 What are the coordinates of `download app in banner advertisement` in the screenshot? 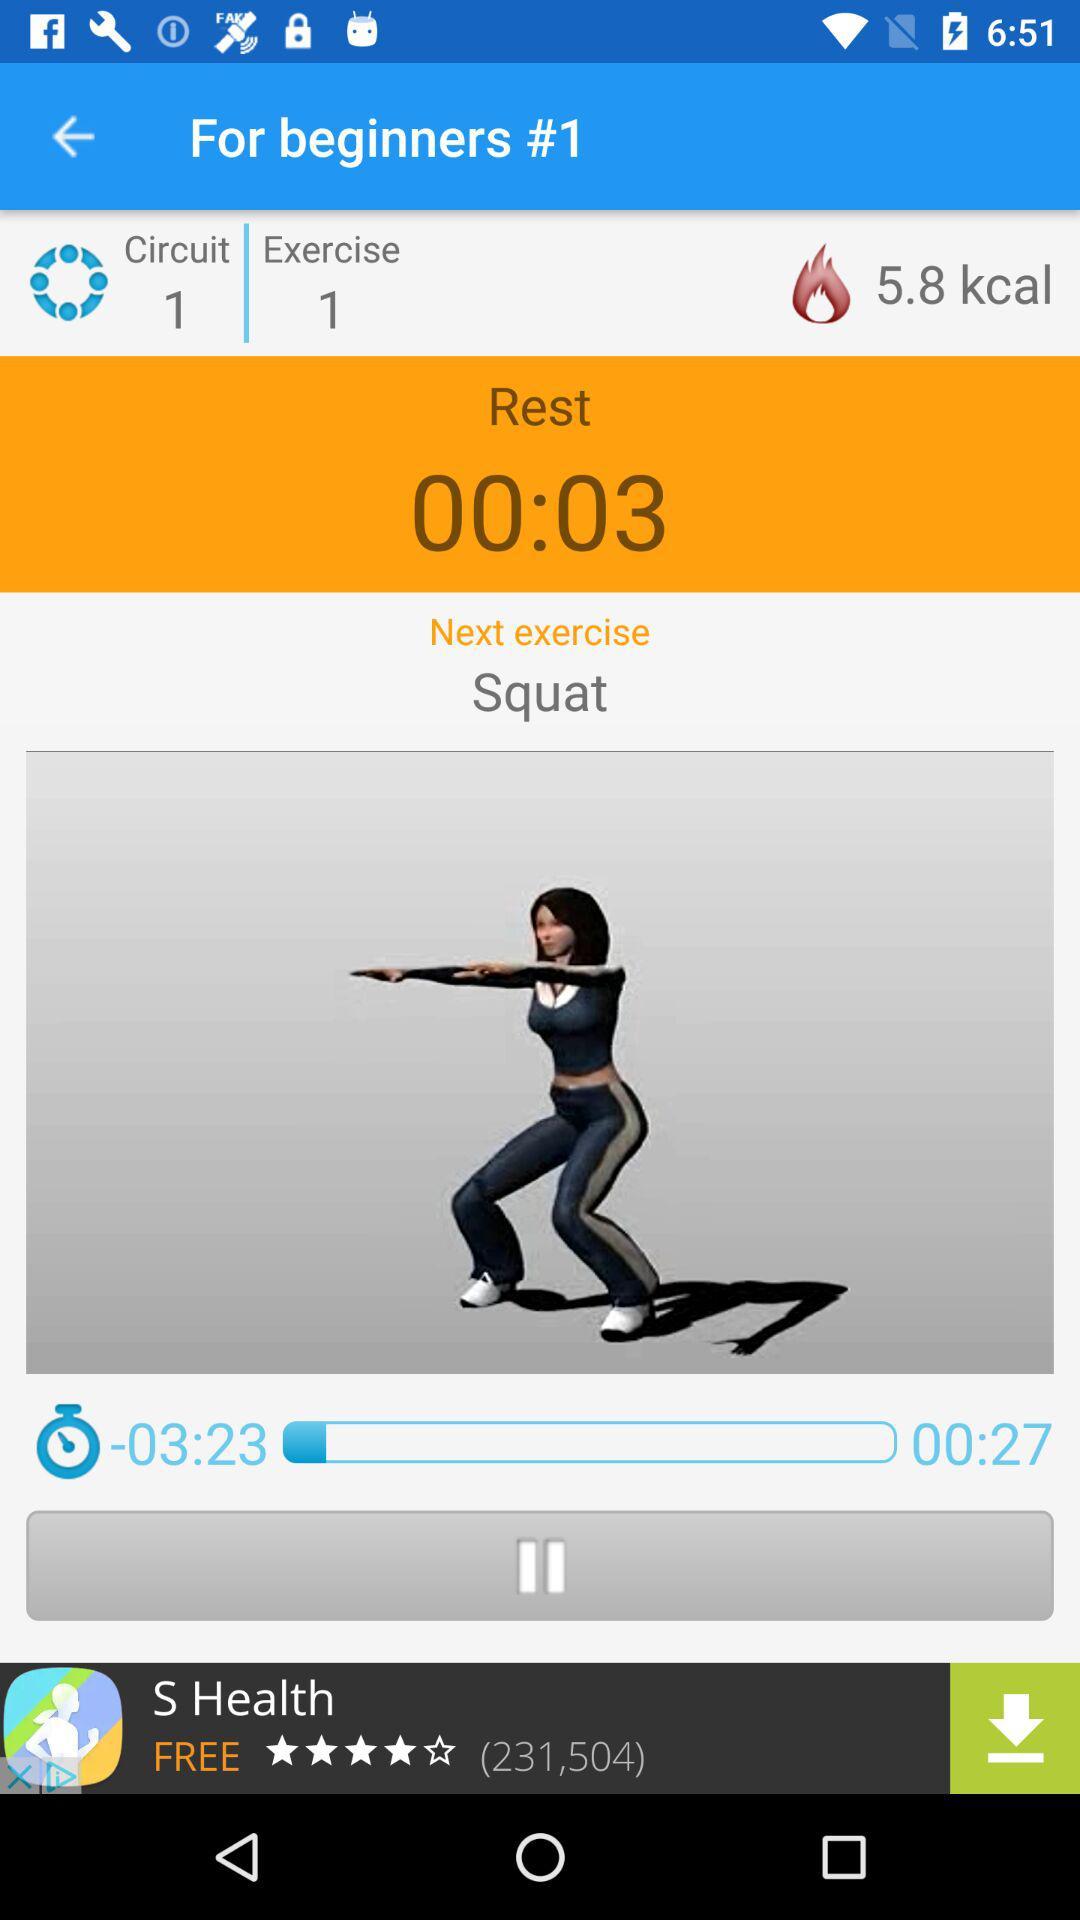 It's located at (540, 1727).